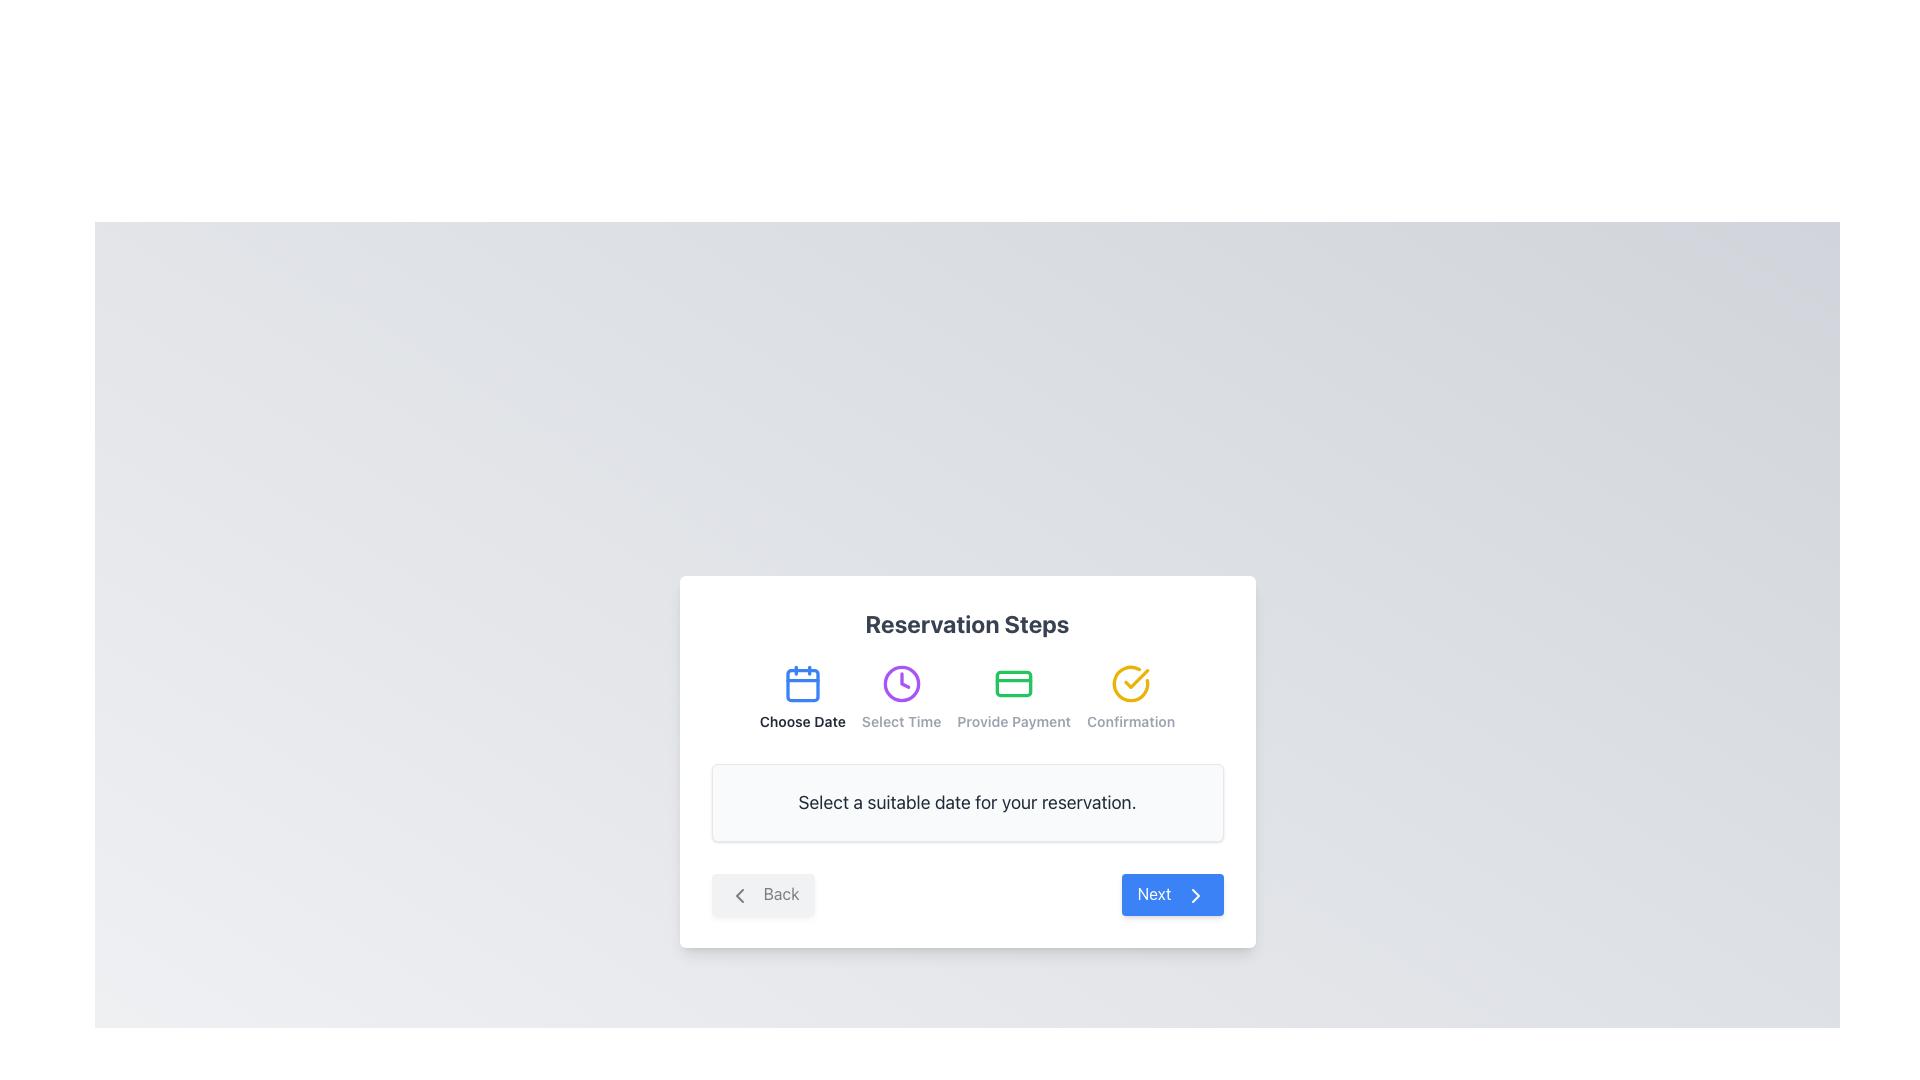 Image resolution: width=1920 pixels, height=1080 pixels. What do you see at coordinates (1195, 894) in the screenshot?
I see `the chevron arrow icon located inside the 'Next' button at the bottom-right corner of the 'Reservation Steps' modal` at bounding box center [1195, 894].